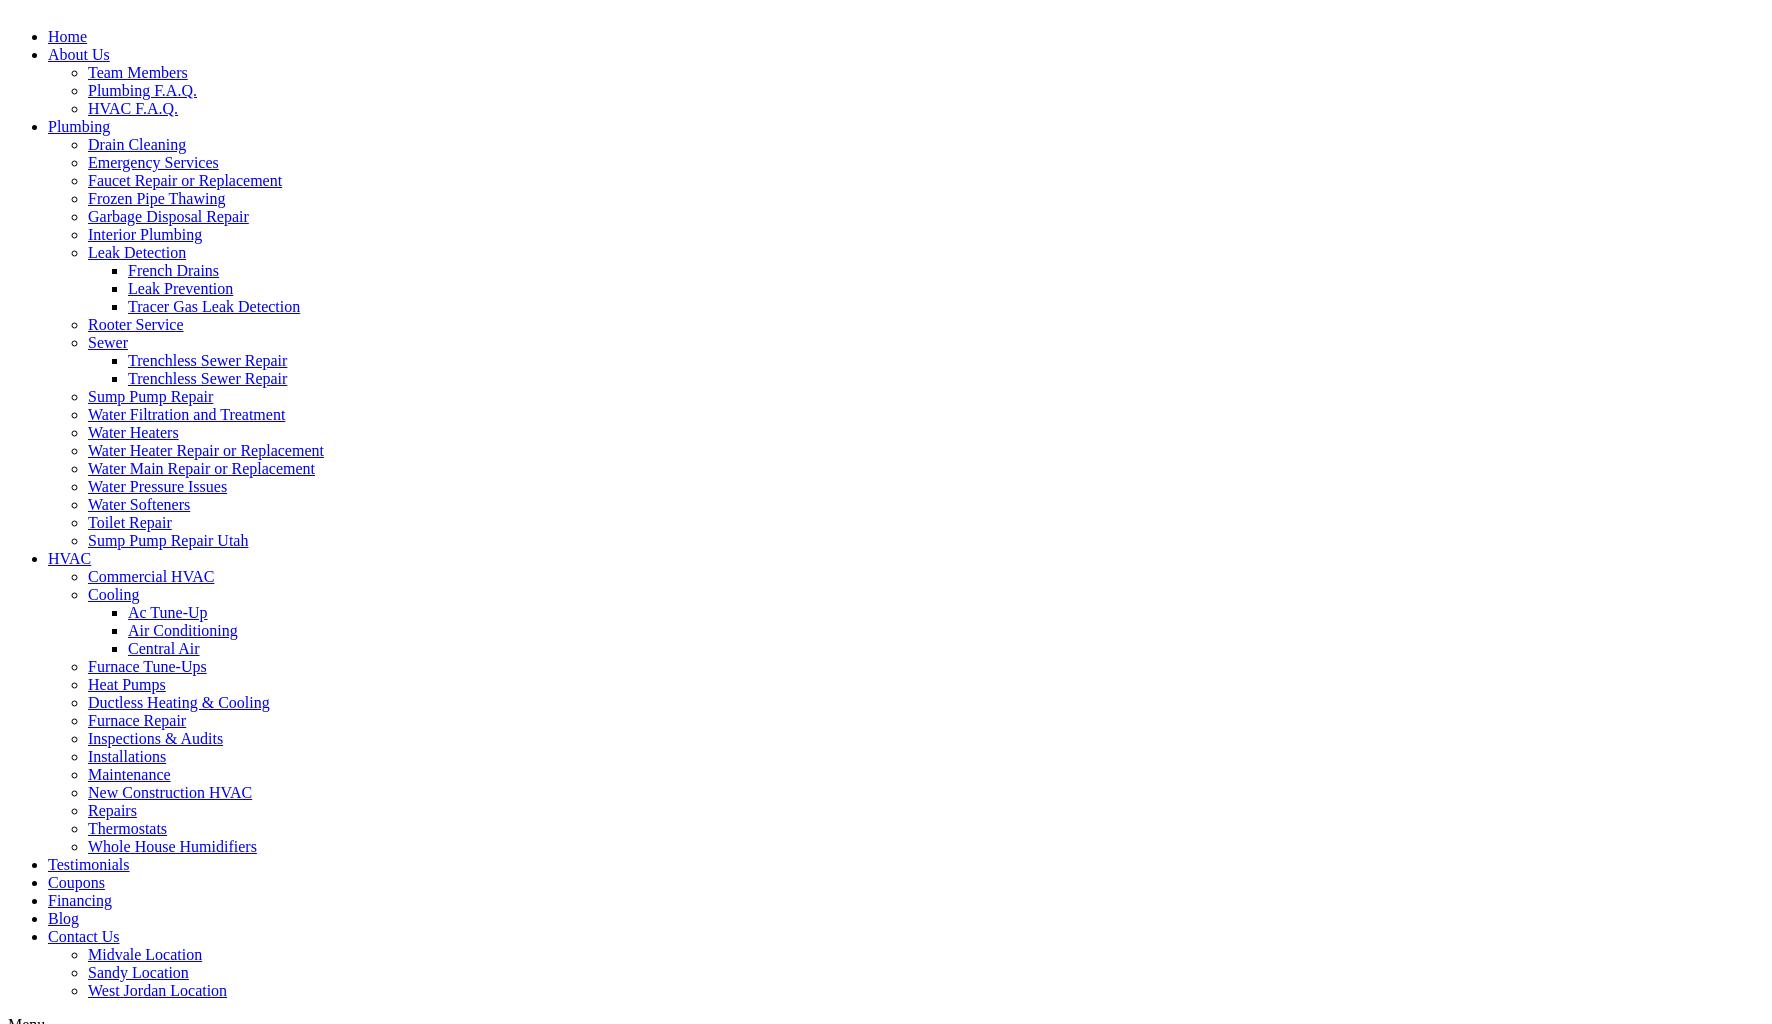 This screenshot has height=1024, width=1772. I want to click on 'Commercial HVAC', so click(150, 574).